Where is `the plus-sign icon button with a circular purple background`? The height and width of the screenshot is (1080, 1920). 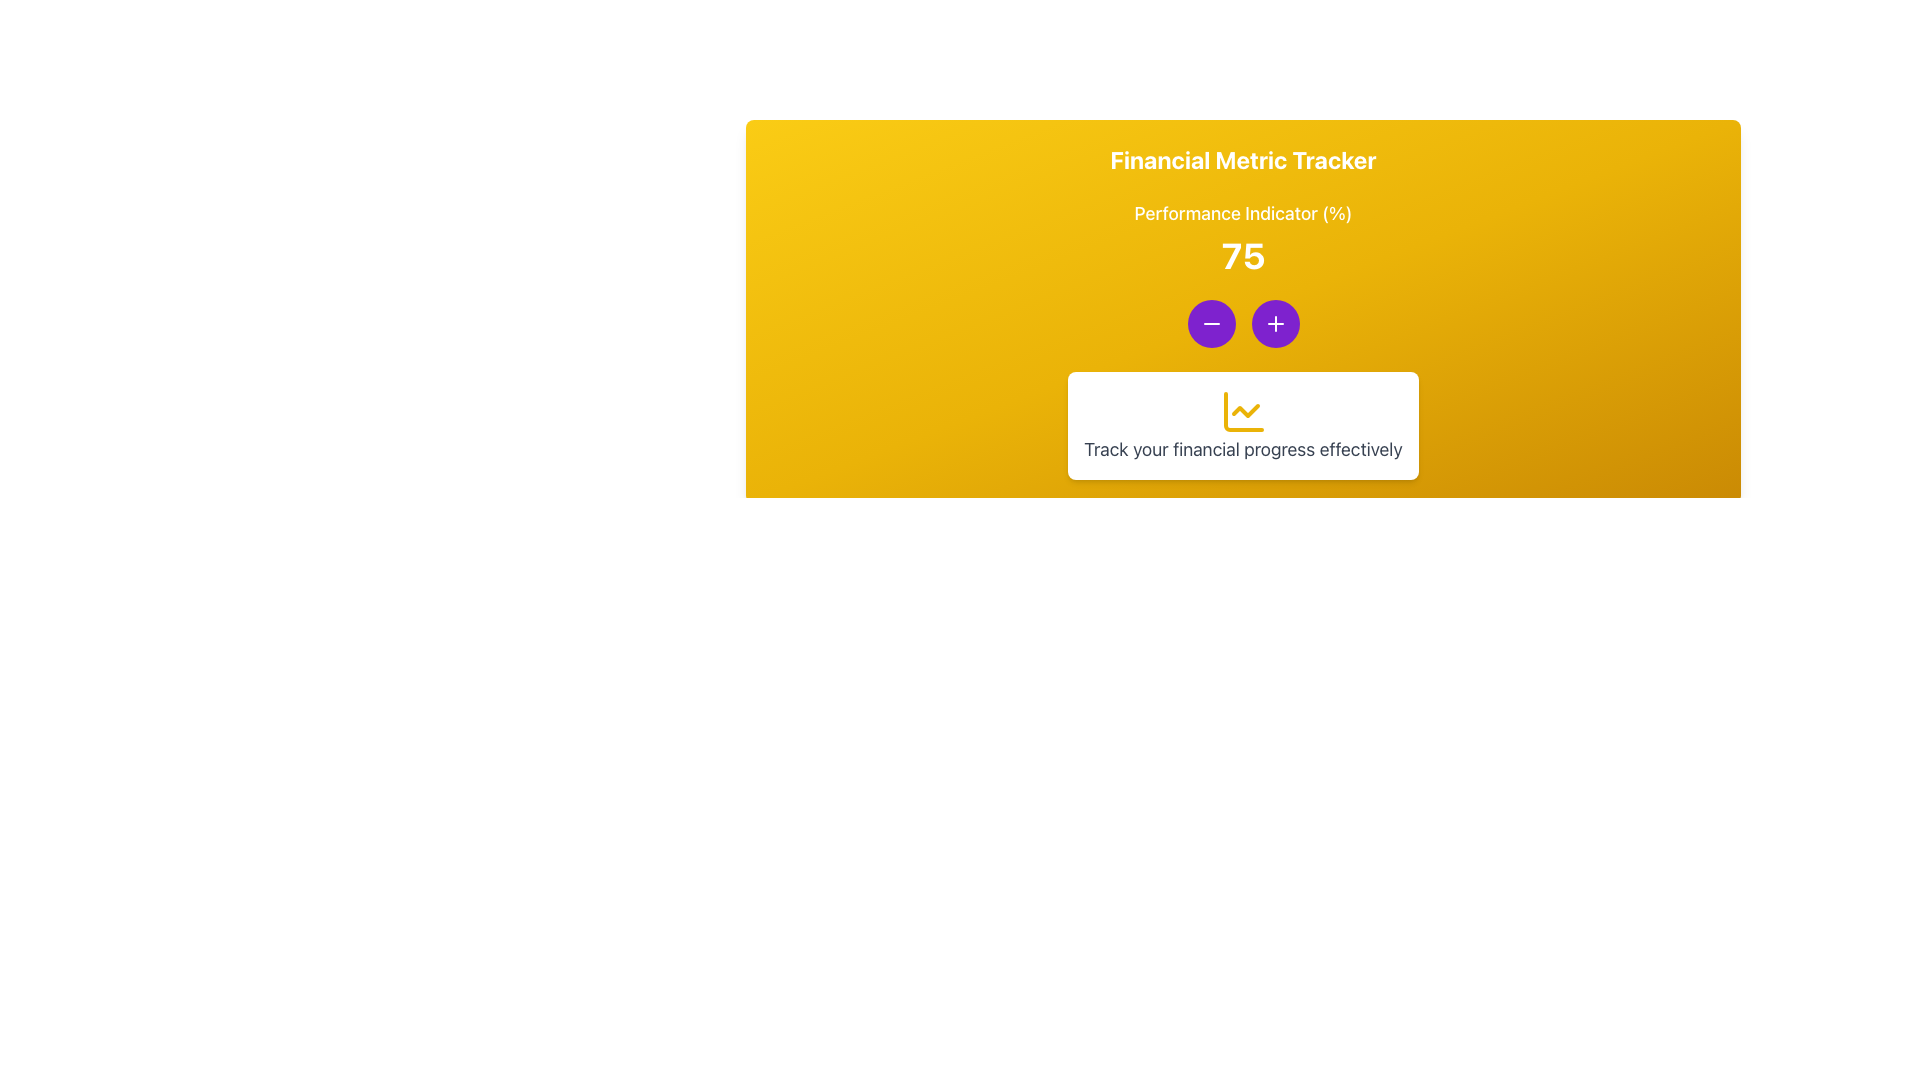
the plus-sign icon button with a circular purple background is located at coordinates (1274, 323).